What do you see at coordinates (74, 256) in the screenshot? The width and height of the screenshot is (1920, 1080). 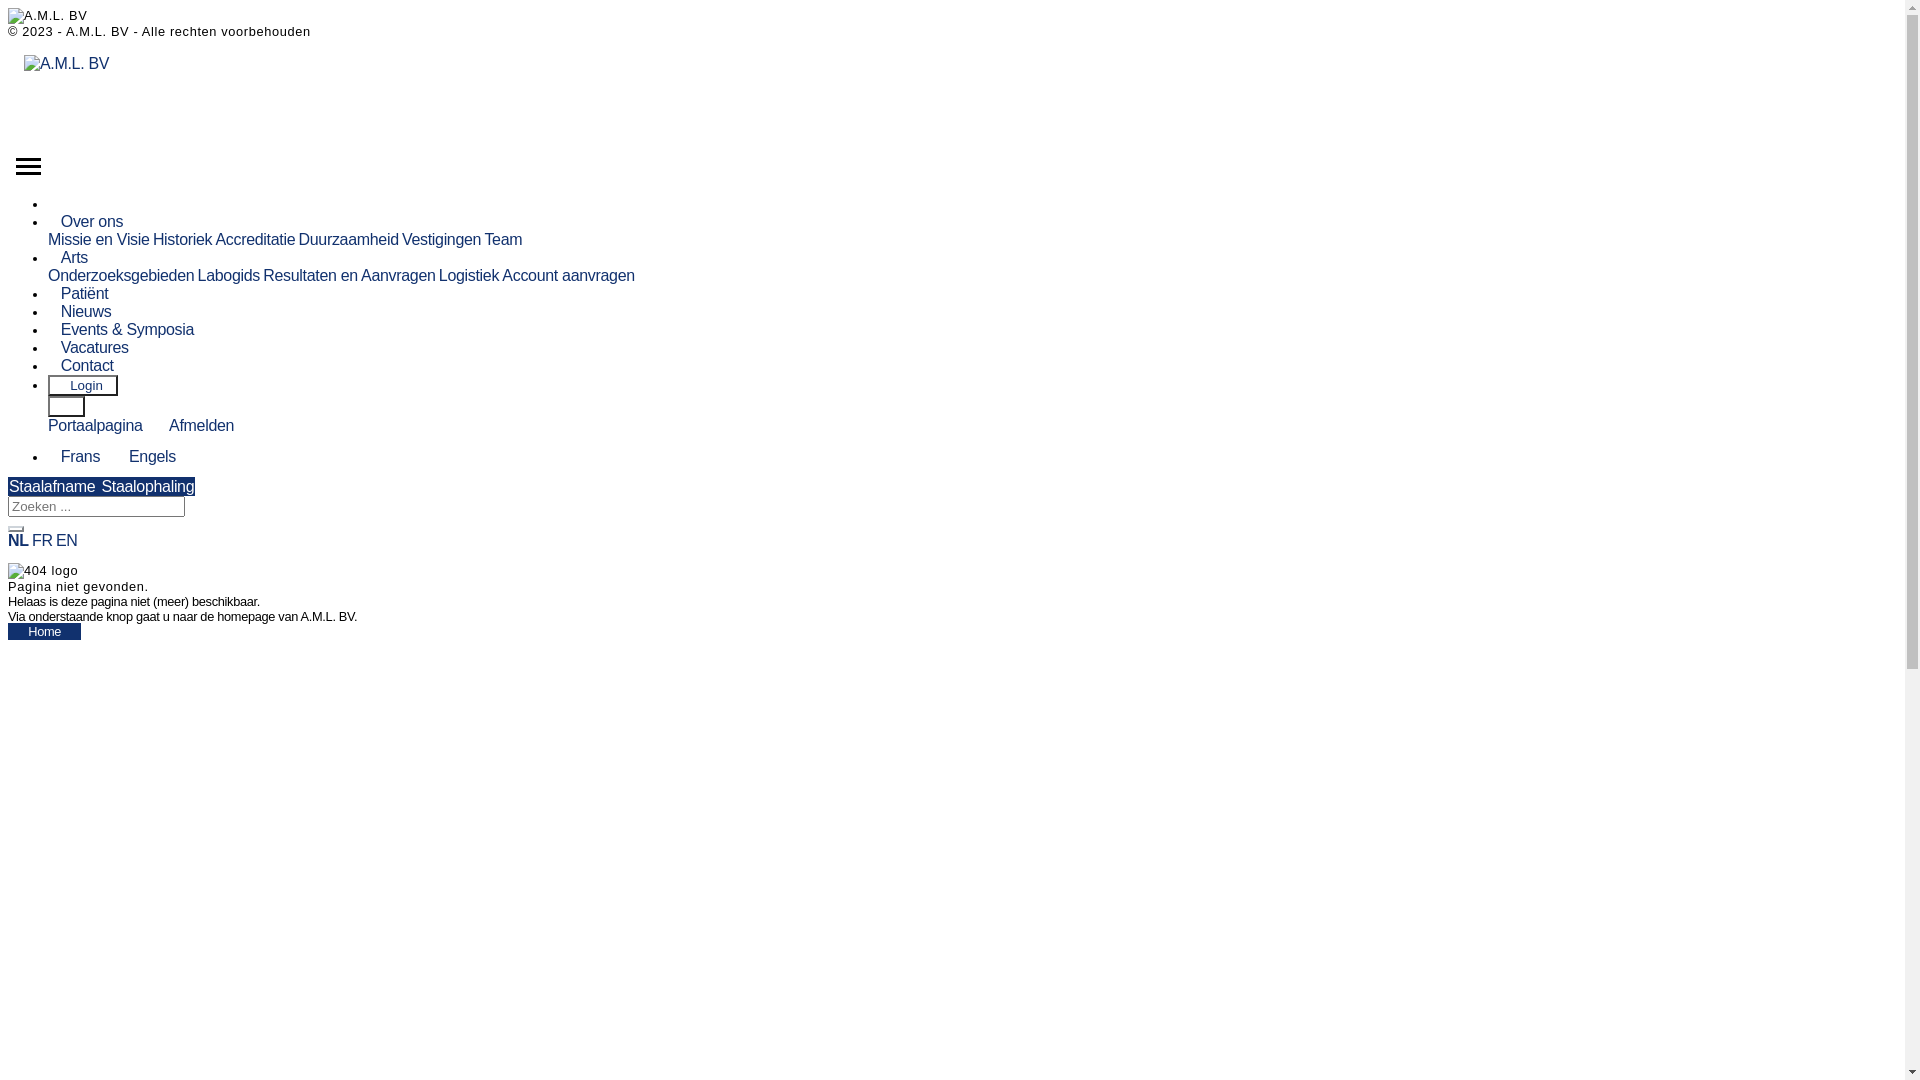 I see `'Arts'` at bounding box center [74, 256].